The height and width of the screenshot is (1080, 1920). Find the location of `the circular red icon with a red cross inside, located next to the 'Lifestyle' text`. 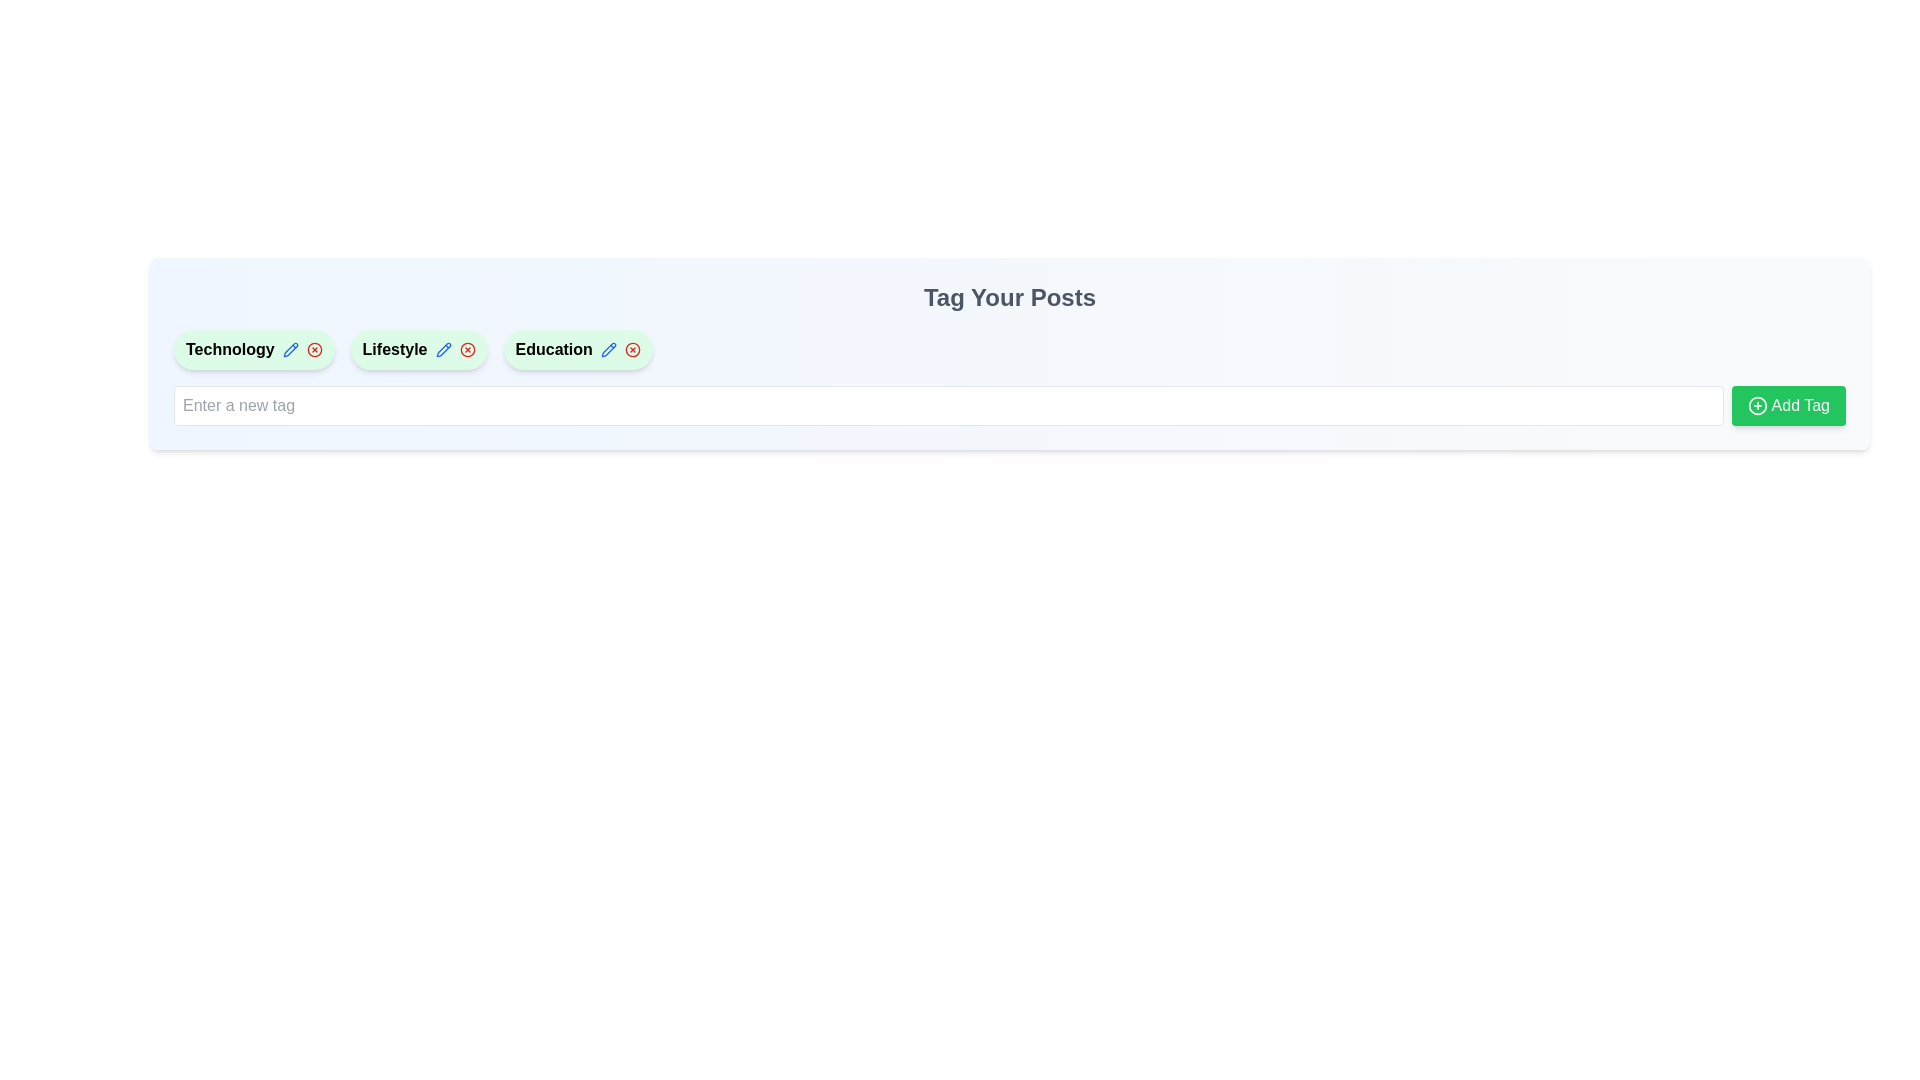

the circular red icon with a red cross inside, located next to the 'Lifestyle' text is located at coordinates (466, 349).